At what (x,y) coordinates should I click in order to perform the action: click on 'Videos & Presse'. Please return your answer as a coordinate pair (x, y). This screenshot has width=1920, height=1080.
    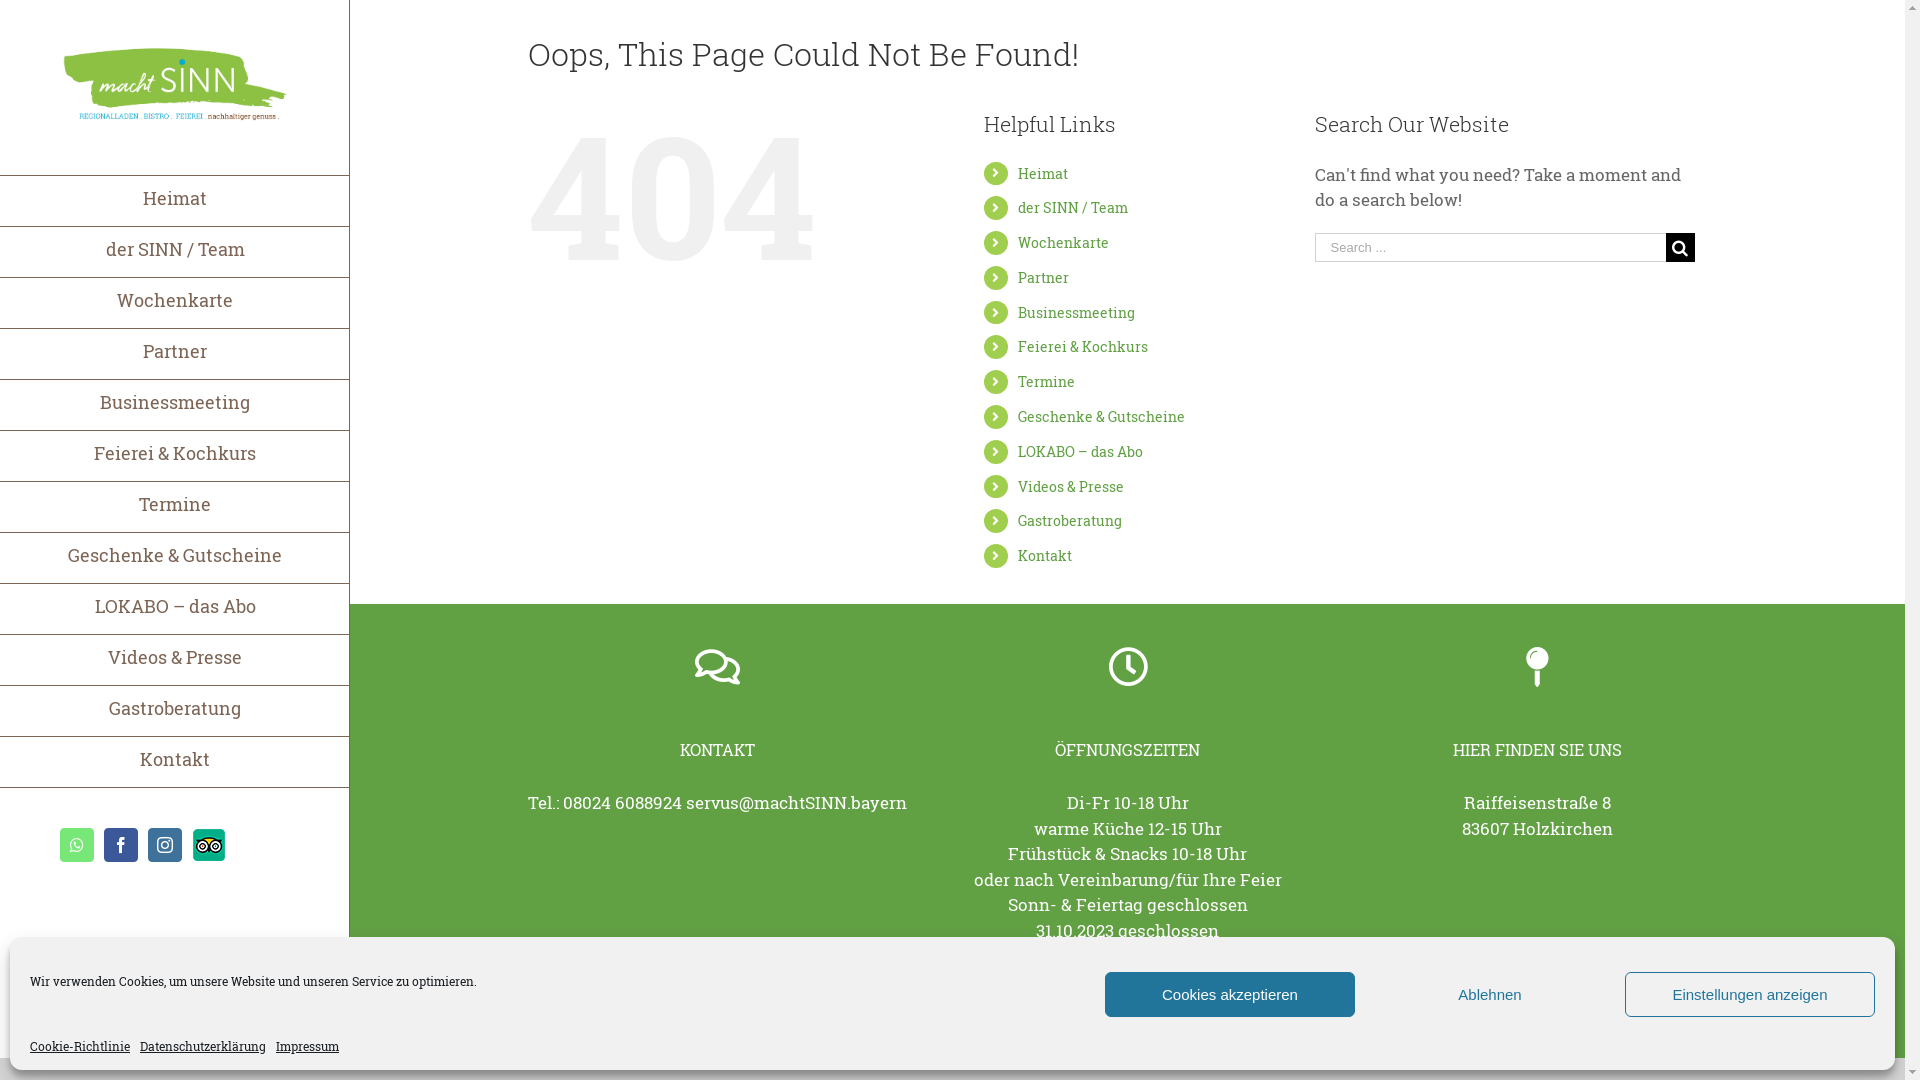
    Looking at the image, I should click on (1069, 486).